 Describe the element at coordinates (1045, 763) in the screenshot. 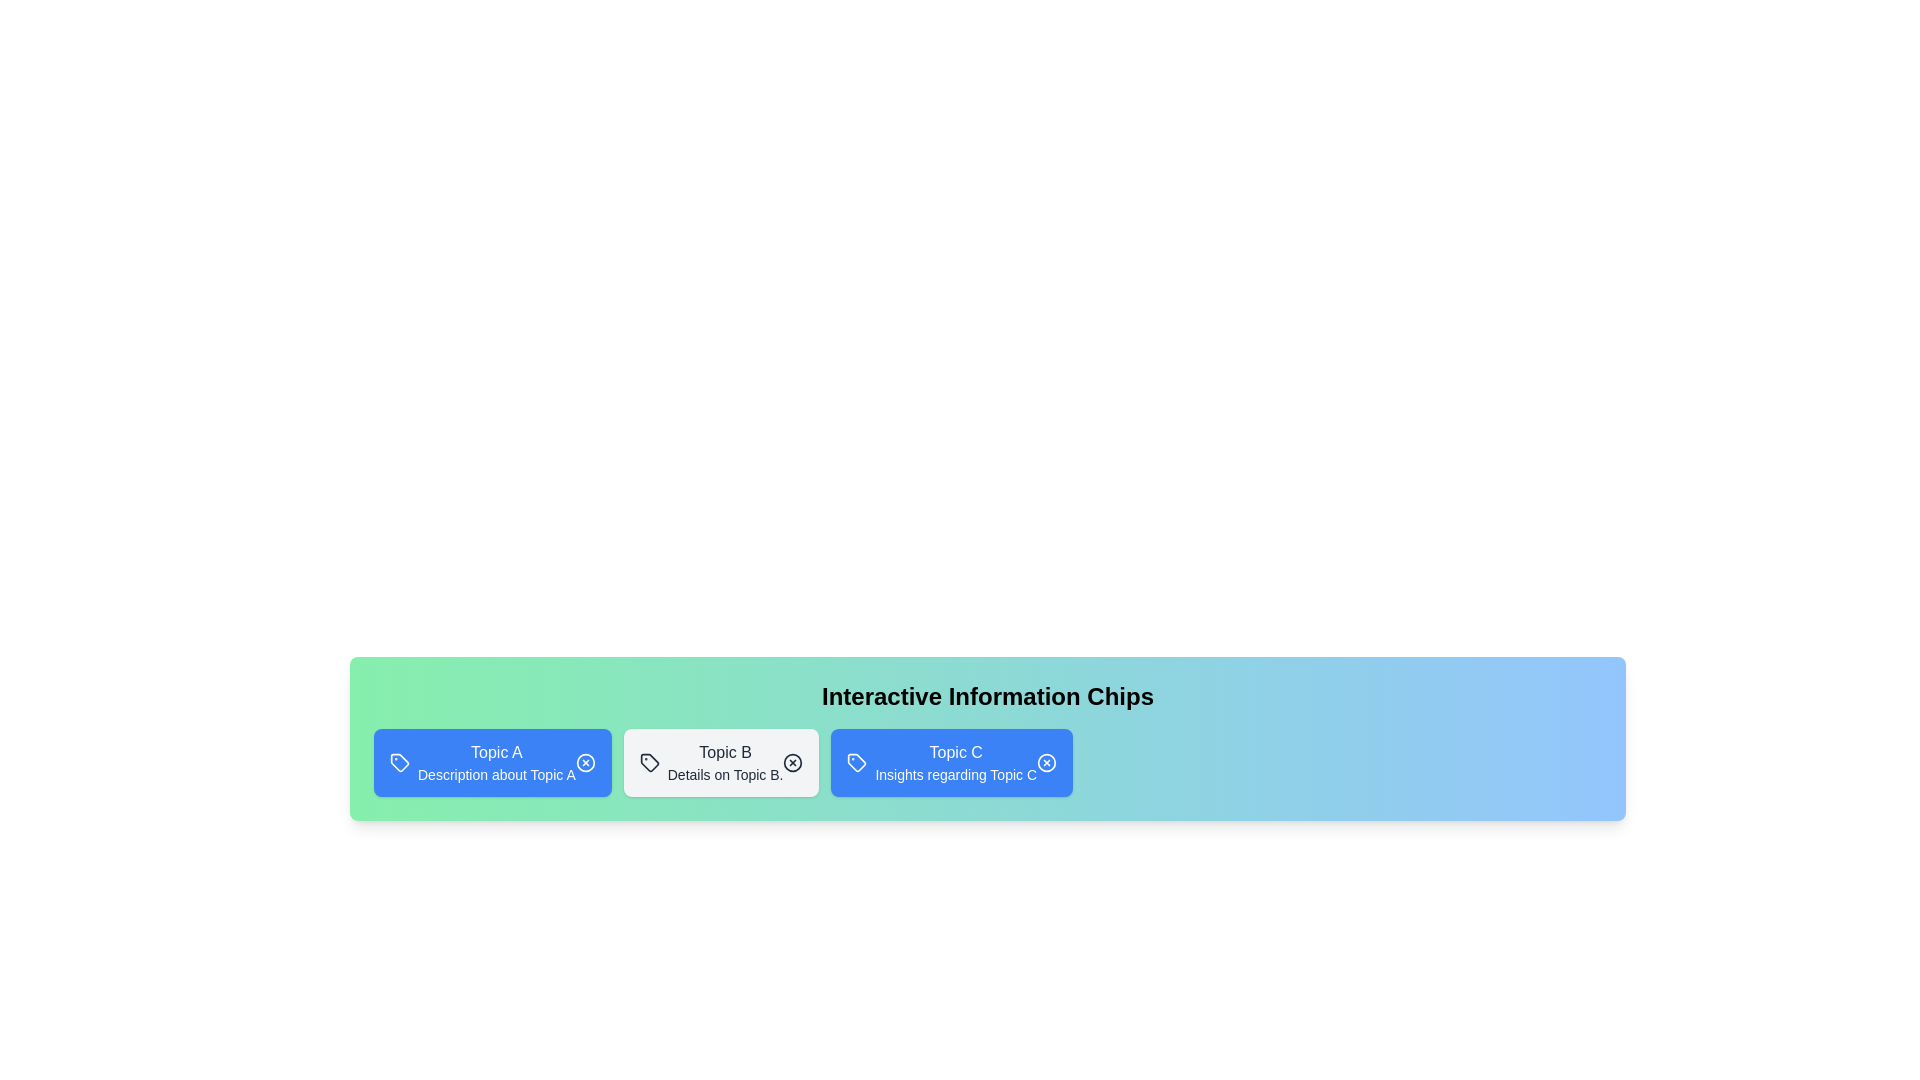

I see `the close button of the chip labeled Topic C` at that location.